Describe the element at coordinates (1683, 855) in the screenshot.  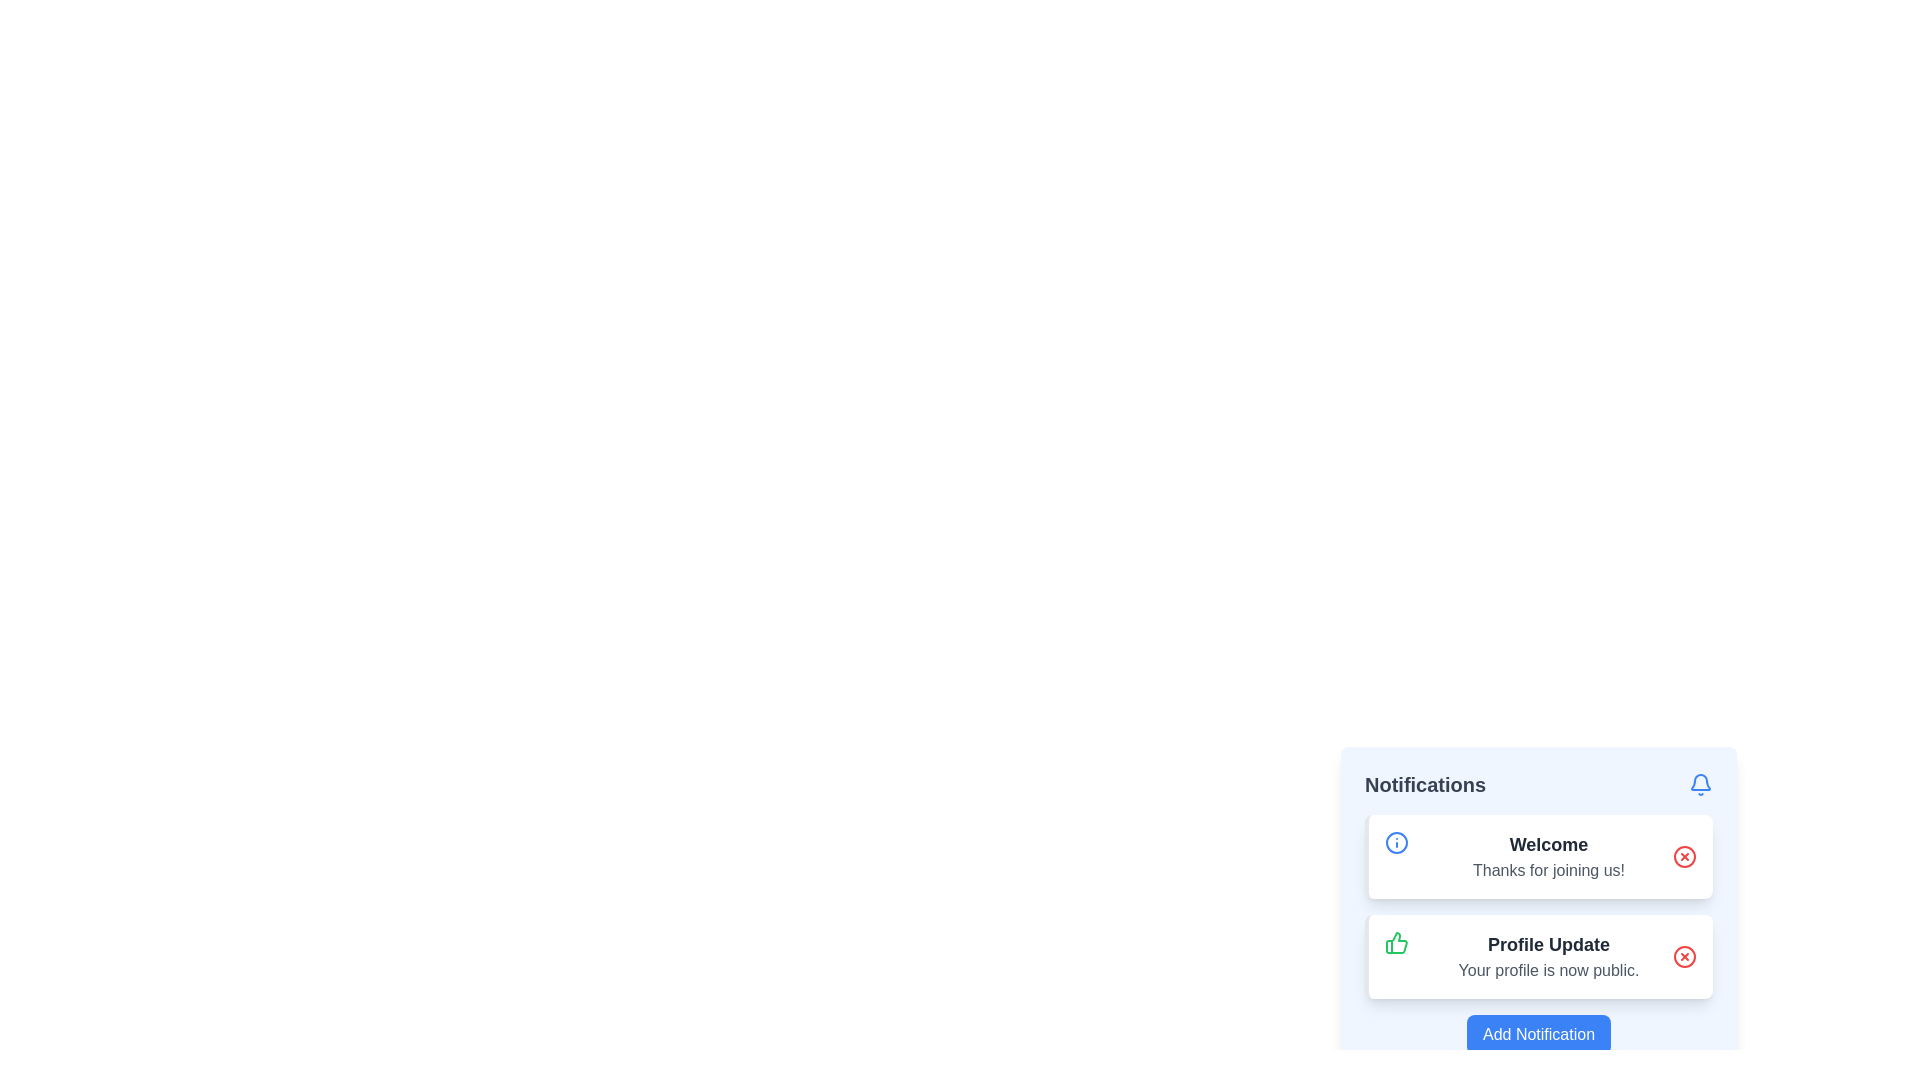
I see `the dismiss button located at the far-right of the notification card with the title 'Welcome'` at that location.